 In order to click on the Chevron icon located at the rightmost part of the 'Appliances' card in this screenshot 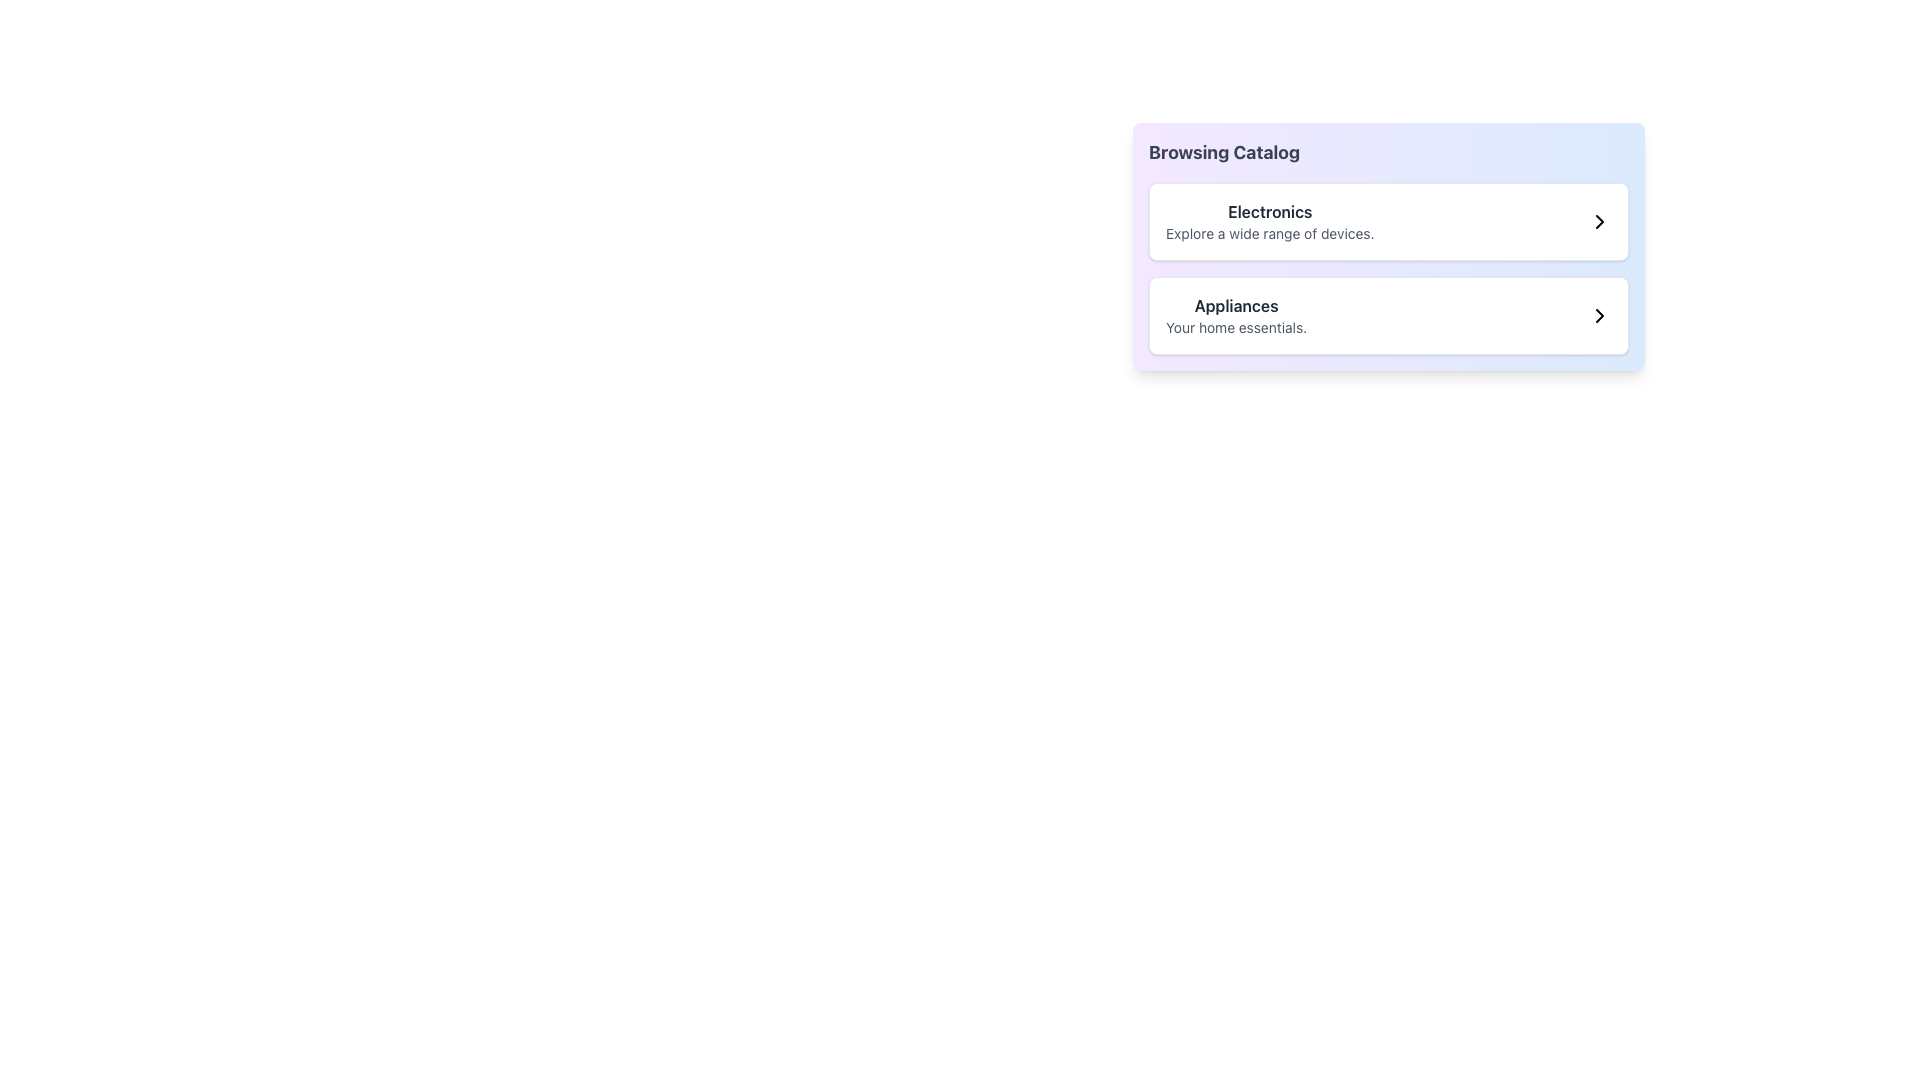, I will do `click(1598, 315)`.